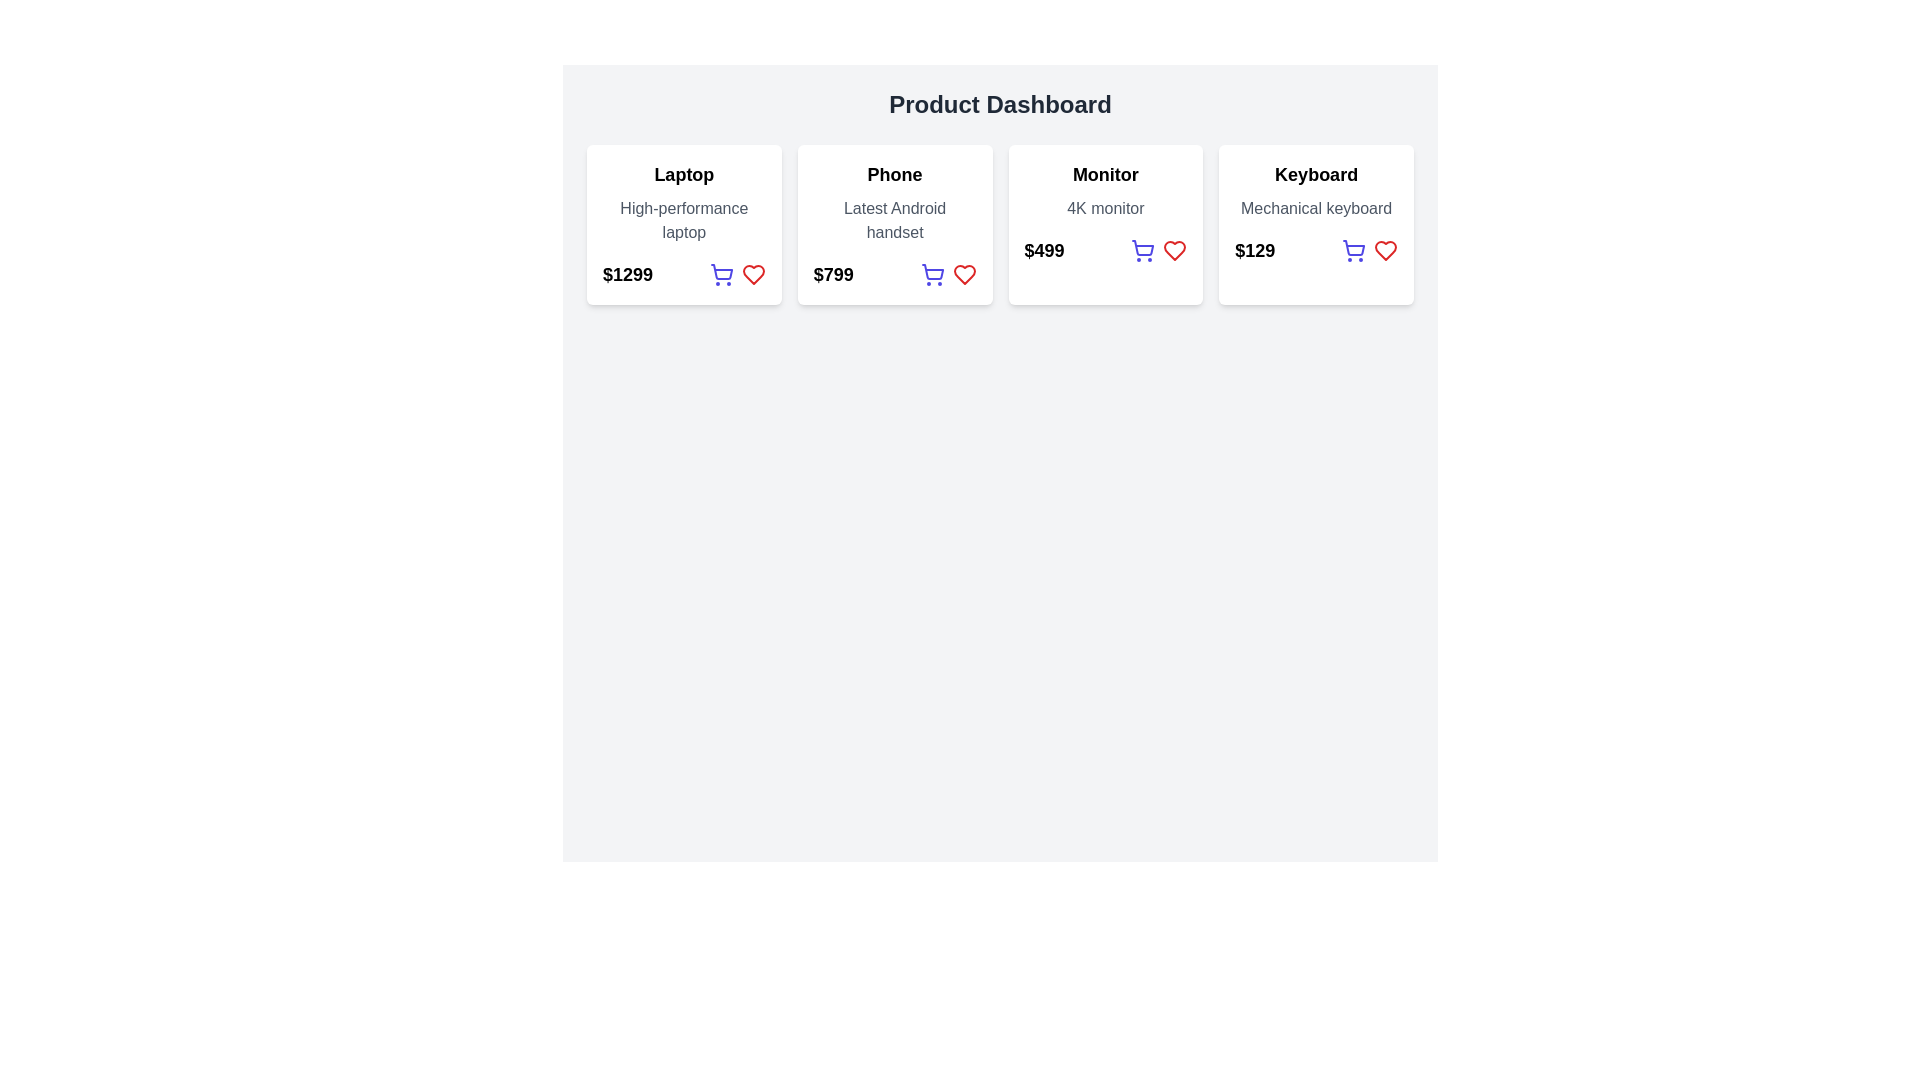  What do you see at coordinates (894, 220) in the screenshot?
I see `the text label that provides descriptive information about the 'Phone' product, located below the product title and above the price` at bounding box center [894, 220].